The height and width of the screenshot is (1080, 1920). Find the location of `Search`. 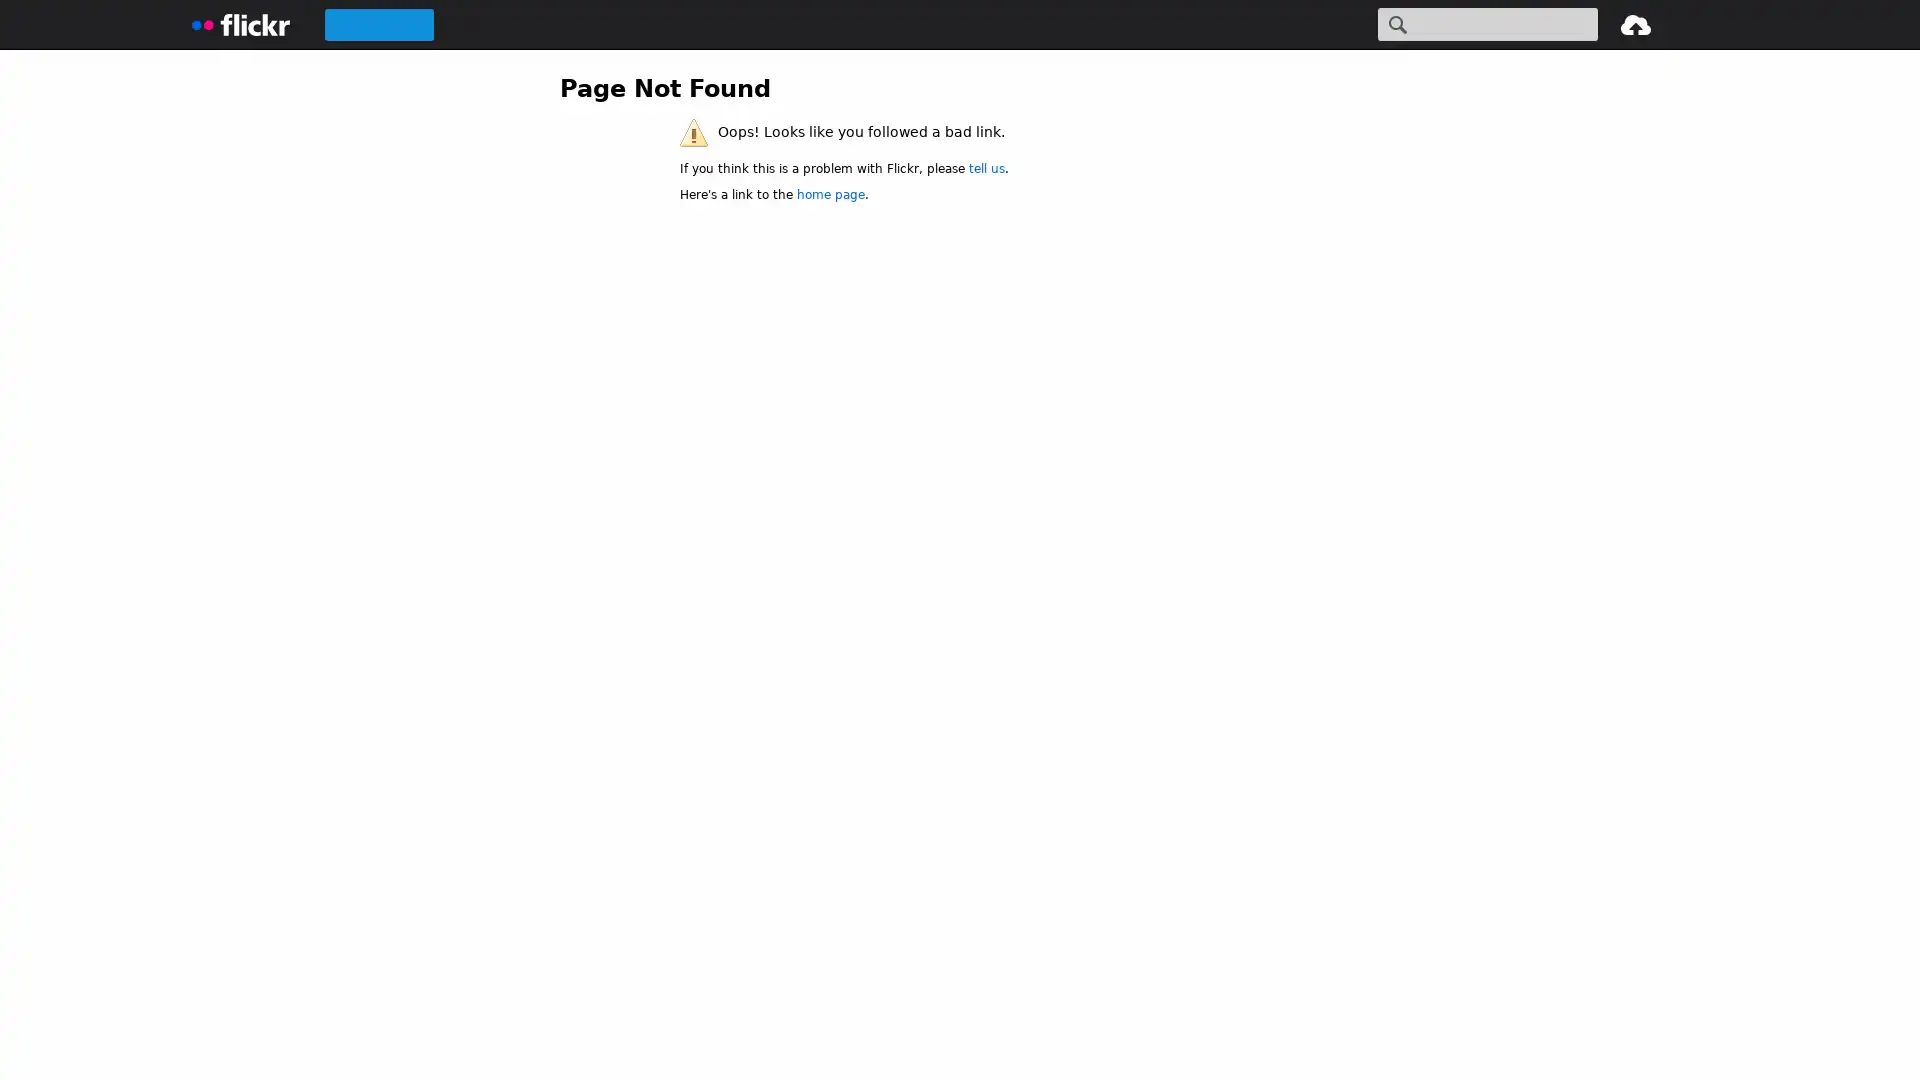

Search is located at coordinates (1402, 24).